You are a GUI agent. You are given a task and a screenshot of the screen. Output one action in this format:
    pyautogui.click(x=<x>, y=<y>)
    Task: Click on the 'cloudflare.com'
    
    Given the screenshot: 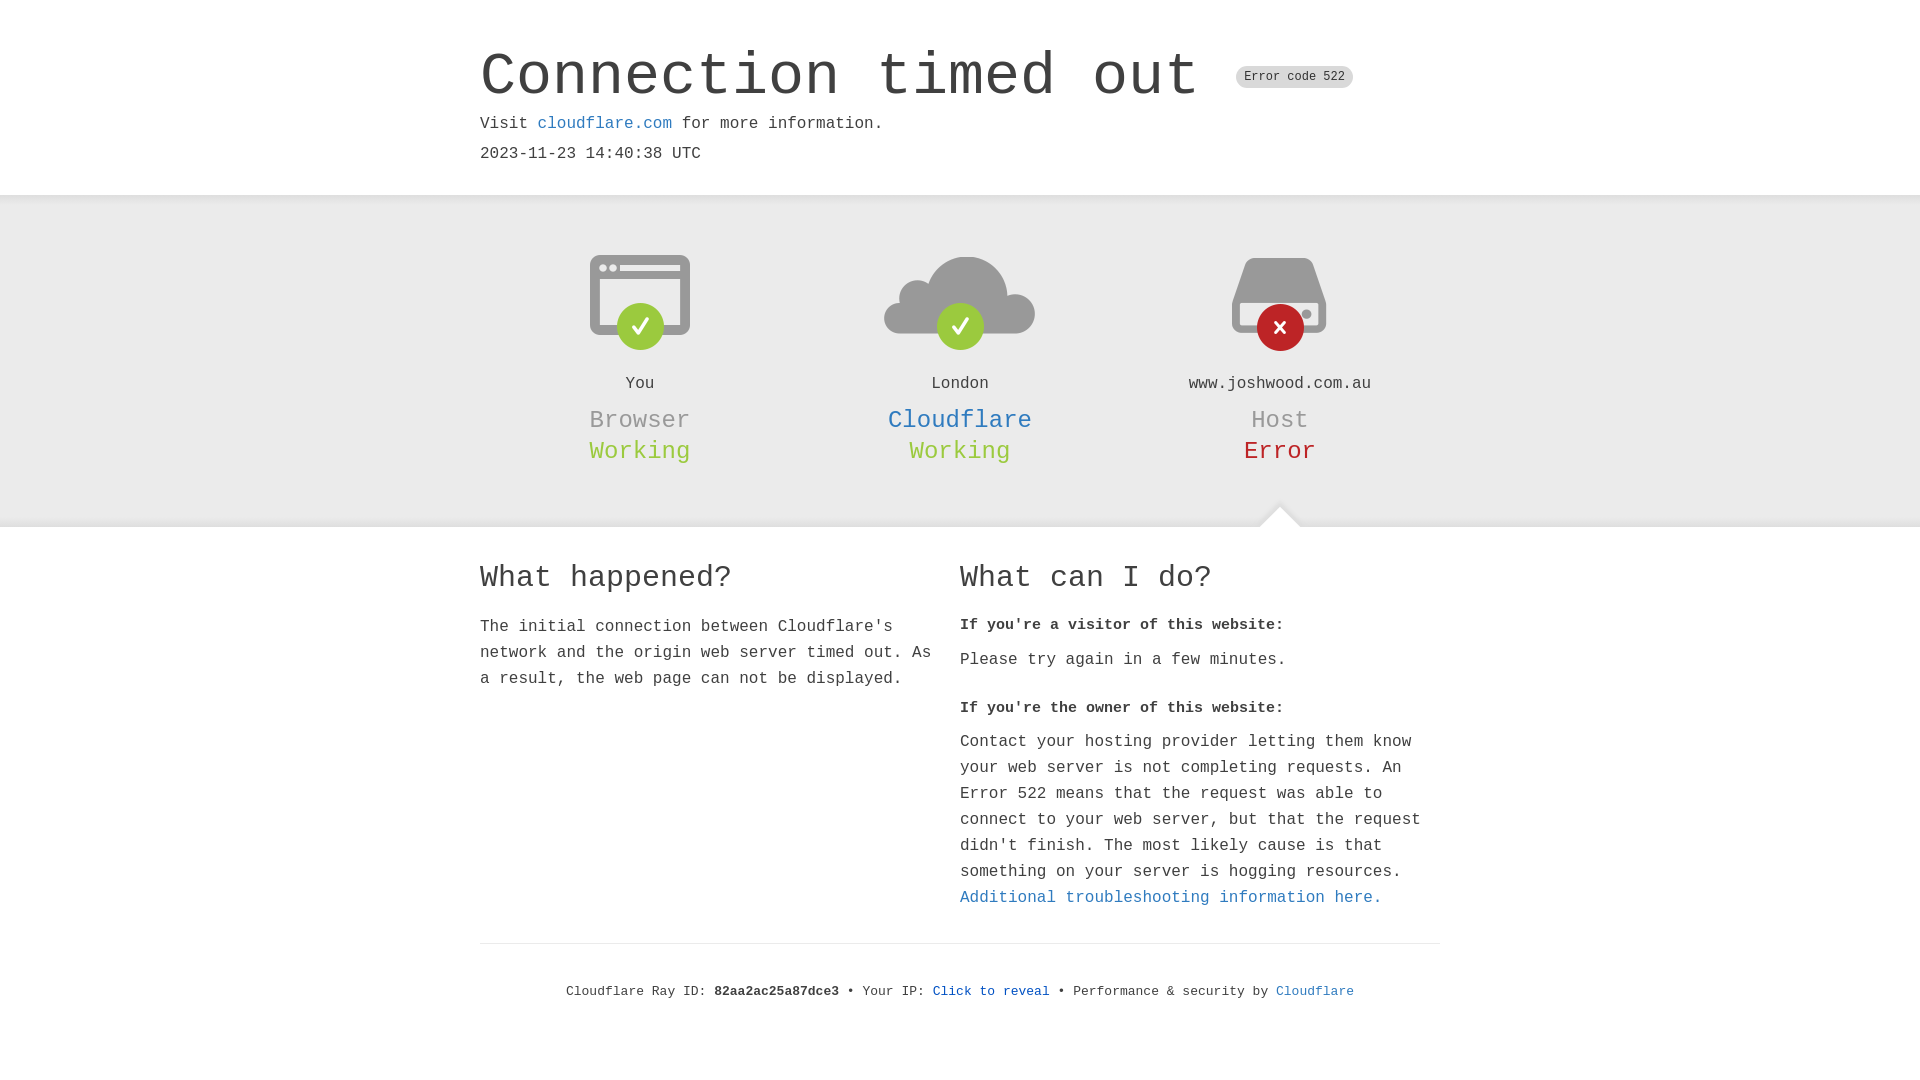 What is the action you would take?
    pyautogui.click(x=603, y=123)
    